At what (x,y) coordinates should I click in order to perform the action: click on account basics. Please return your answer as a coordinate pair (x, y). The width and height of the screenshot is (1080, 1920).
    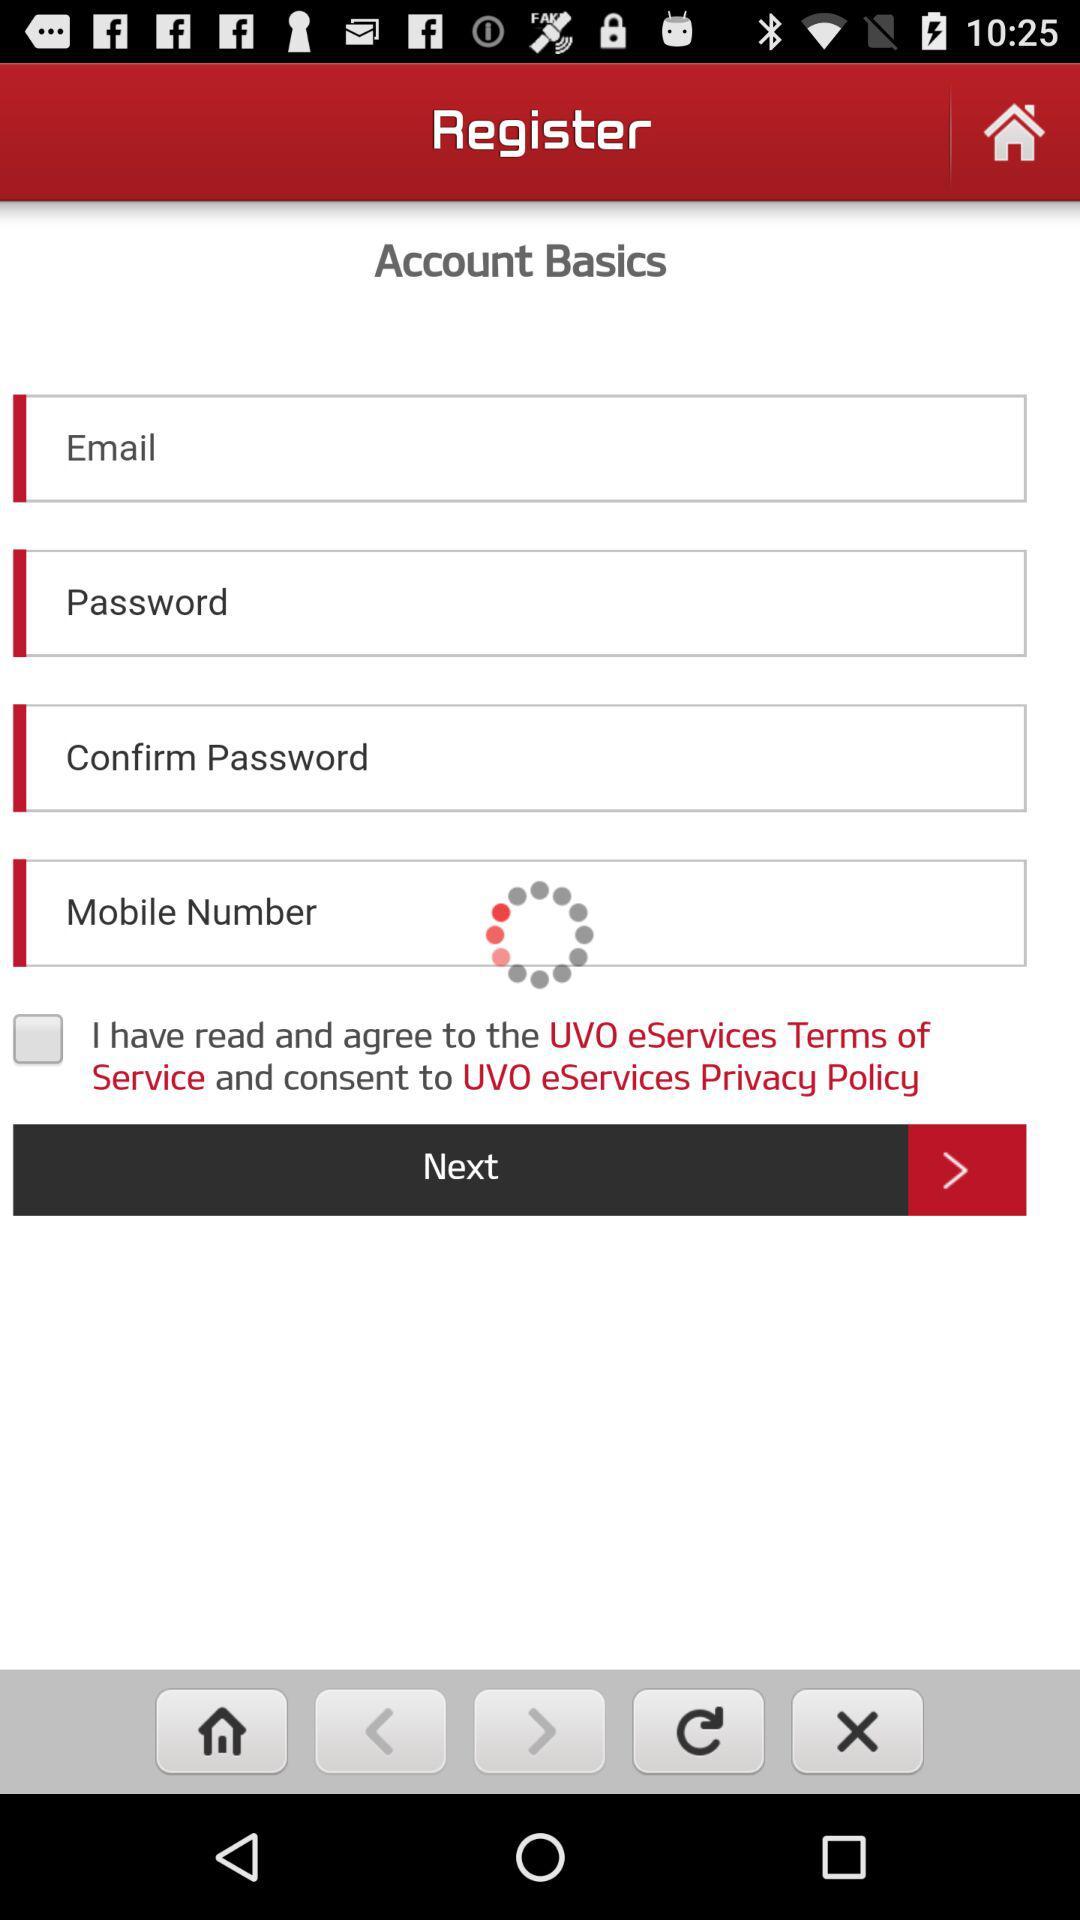
    Looking at the image, I should click on (540, 933).